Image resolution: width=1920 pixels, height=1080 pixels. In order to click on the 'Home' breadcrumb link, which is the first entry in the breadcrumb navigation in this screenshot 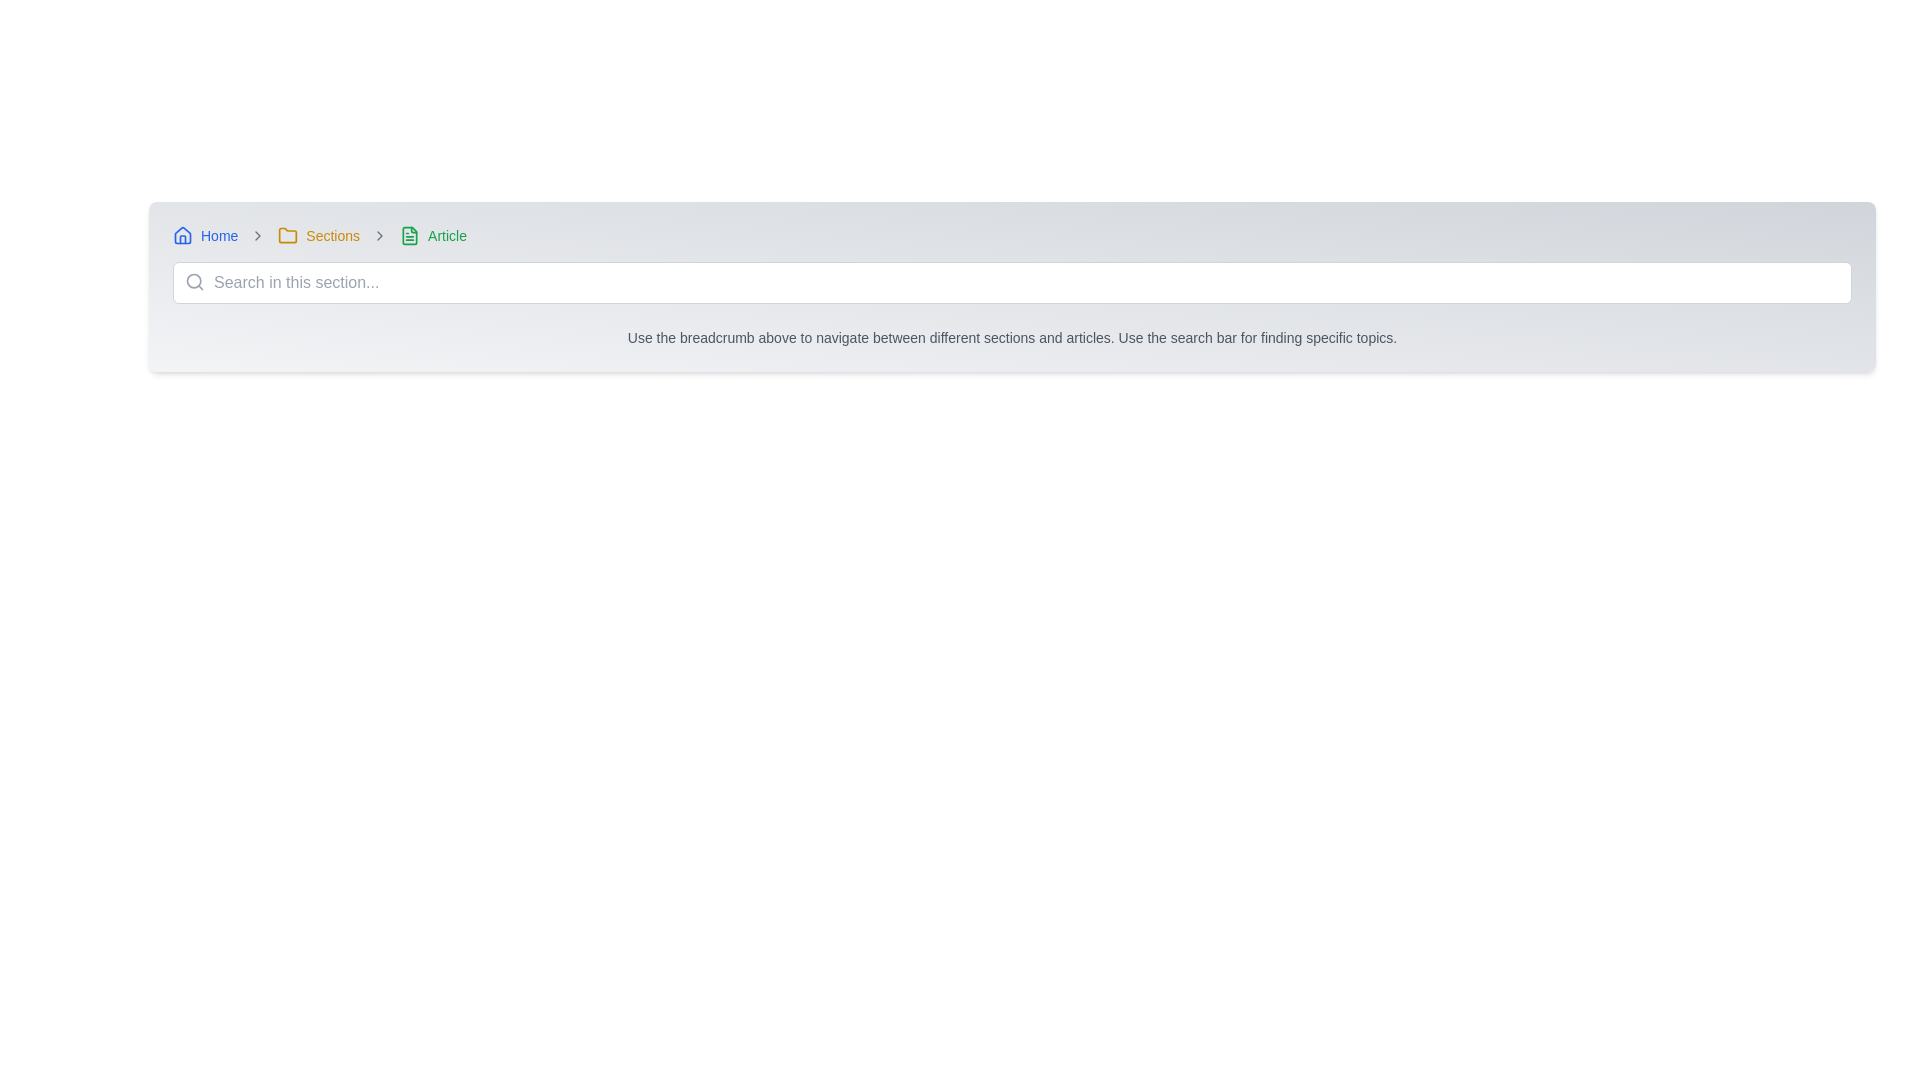, I will do `click(205, 234)`.